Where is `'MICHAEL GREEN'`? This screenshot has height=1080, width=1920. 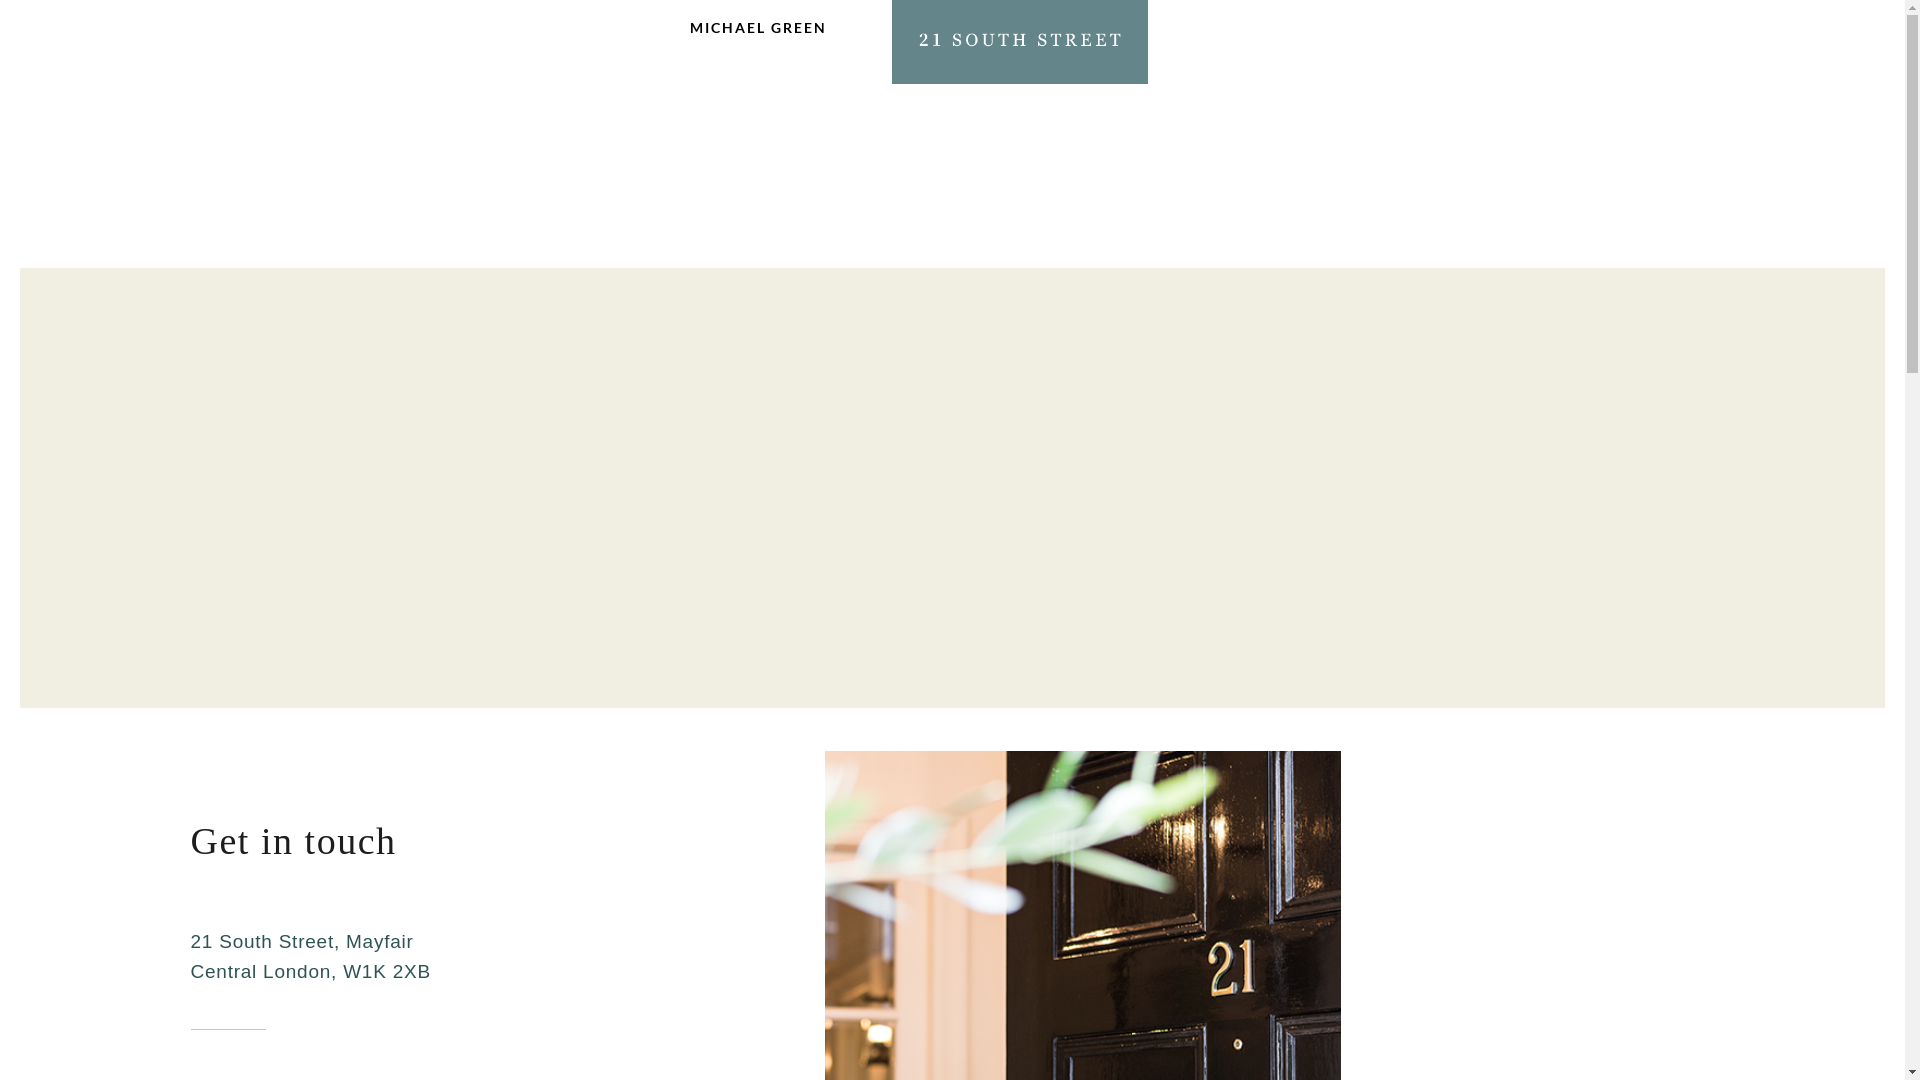 'MICHAEL GREEN' is located at coordinates (690, 38).